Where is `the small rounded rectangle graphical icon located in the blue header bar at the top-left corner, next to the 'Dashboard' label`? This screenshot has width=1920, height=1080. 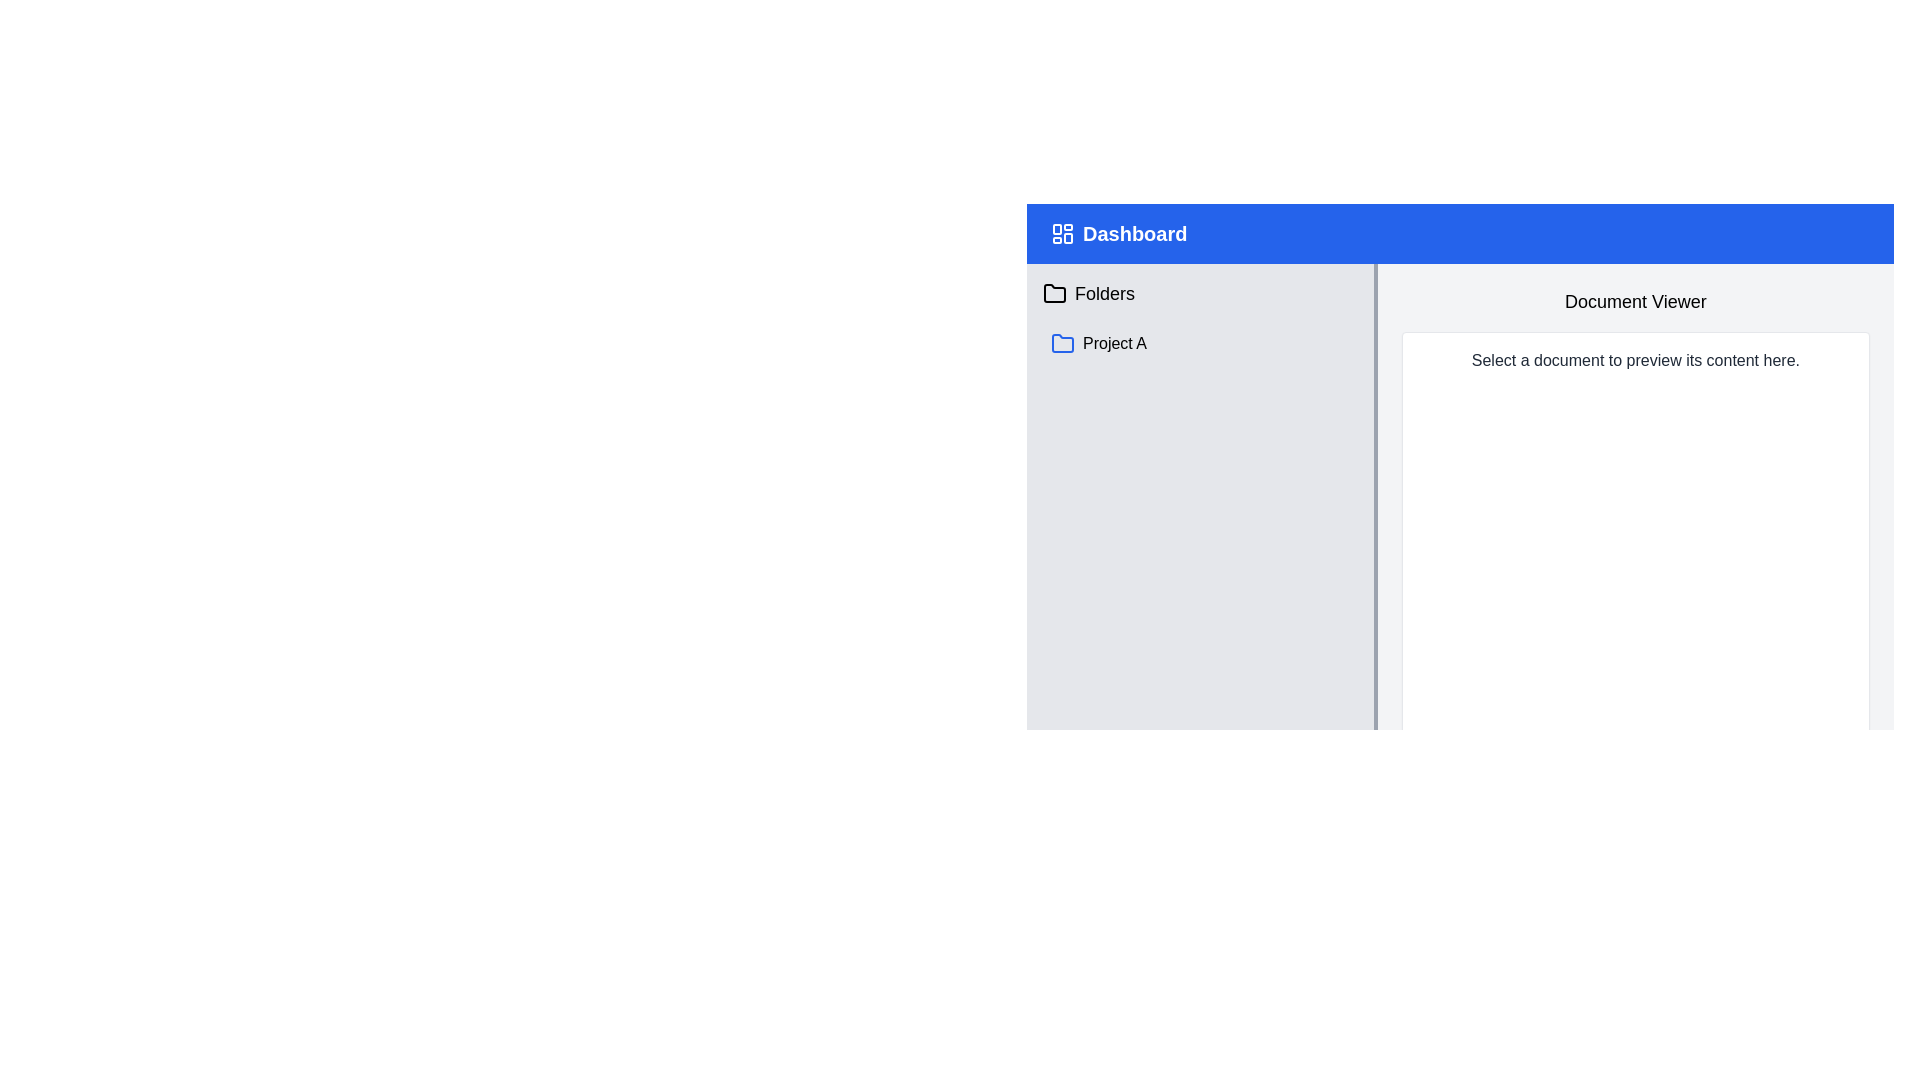 the small rounded rectangle graphical icon located in the blue header bar at the top-left corner, next to the 'Dashboard' label is located at coordinates (1067, 237).